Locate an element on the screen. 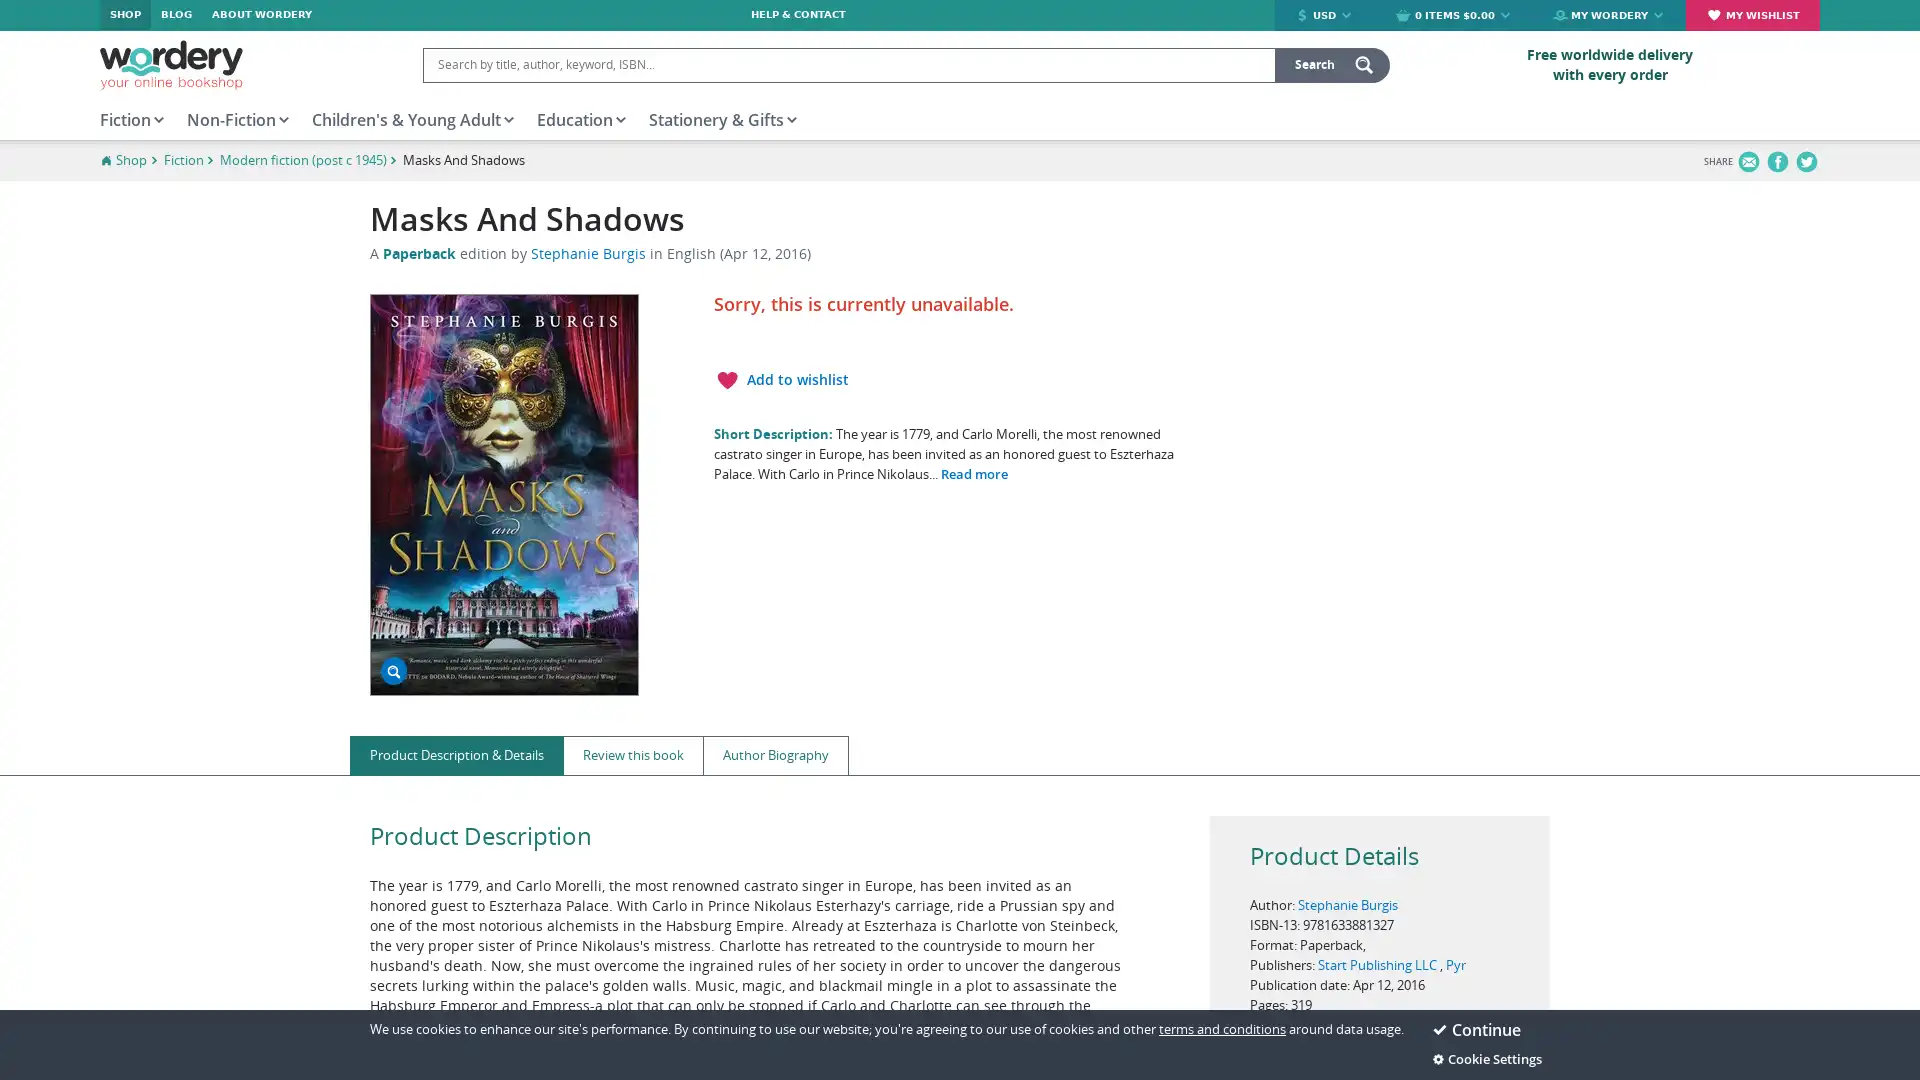 This screenshot has width=1920, height=1080. Clear input is located at coordinates (1256, 63).